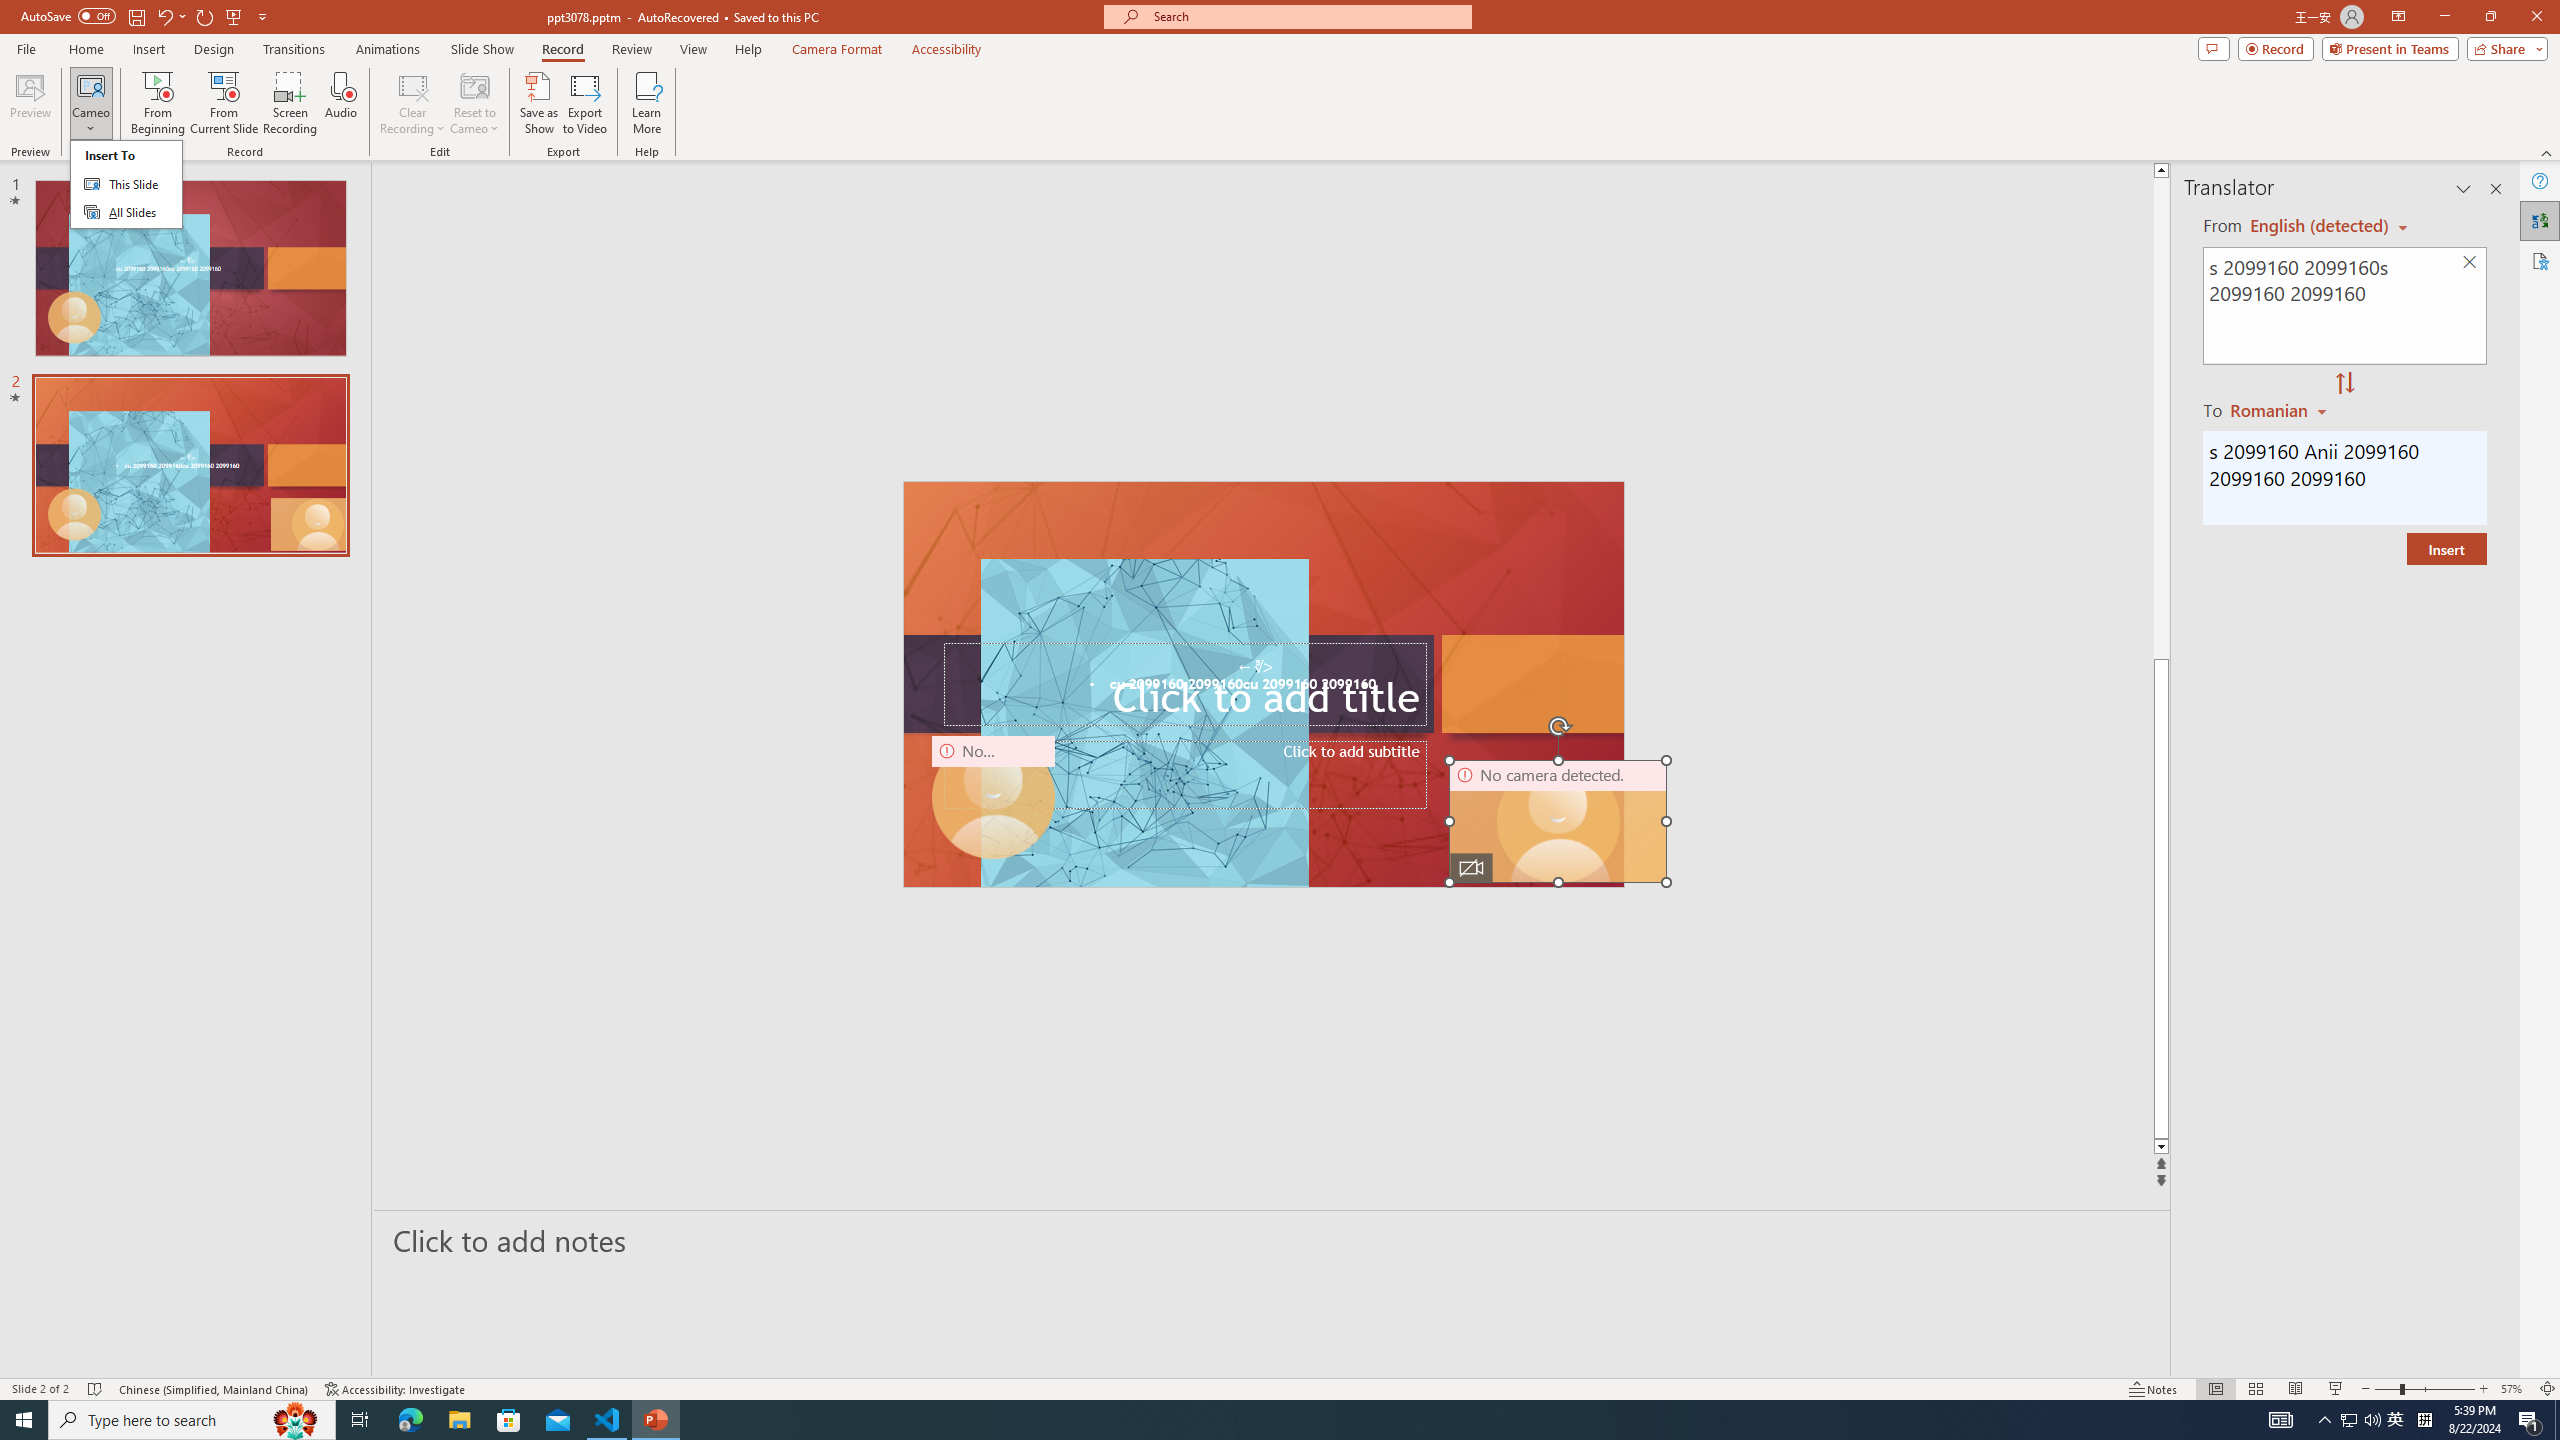 The image size is (2560, 1440). I want to click on 'Clear Recording', so click(412, 103).